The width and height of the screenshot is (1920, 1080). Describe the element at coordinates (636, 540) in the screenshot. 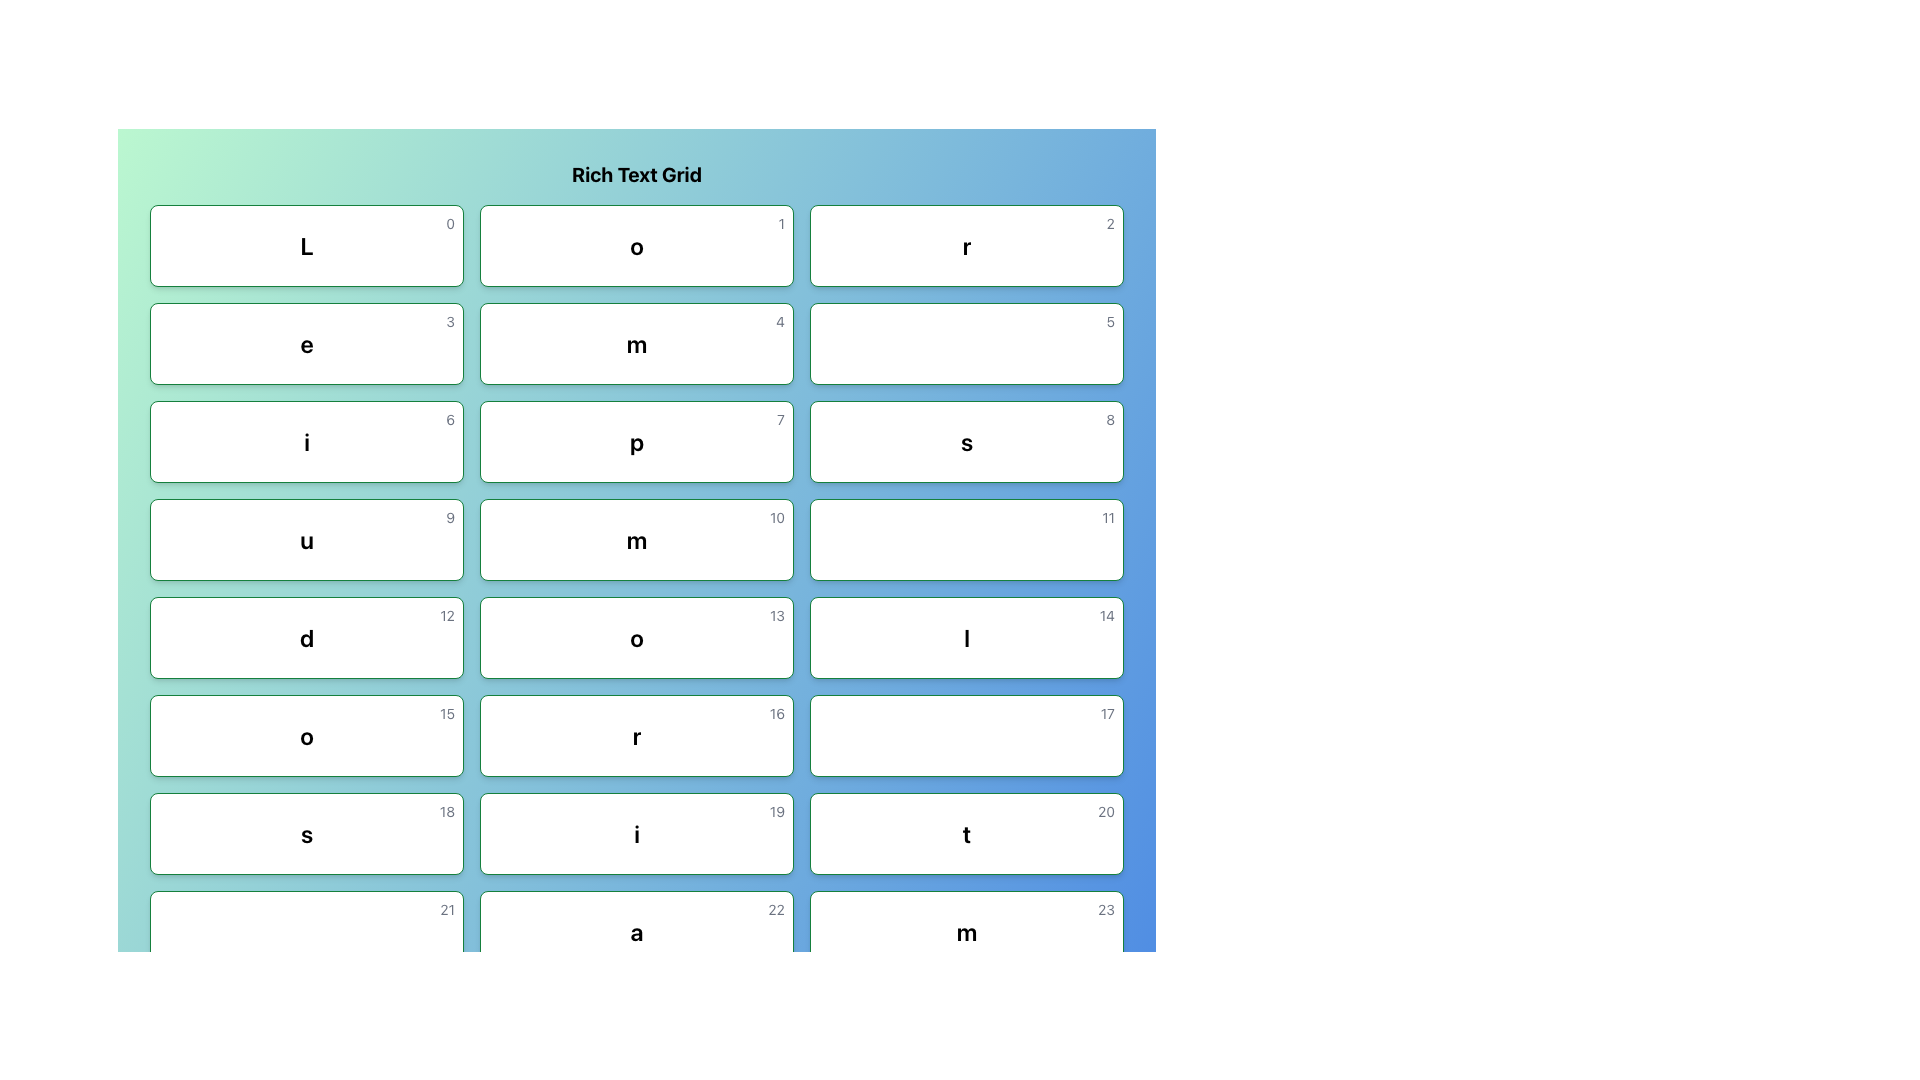

I see `the white rectangular card with a bold black 'm' and a smaller gray '10' in the top-right corner located in the fifth row and second column of the grid` at that location.